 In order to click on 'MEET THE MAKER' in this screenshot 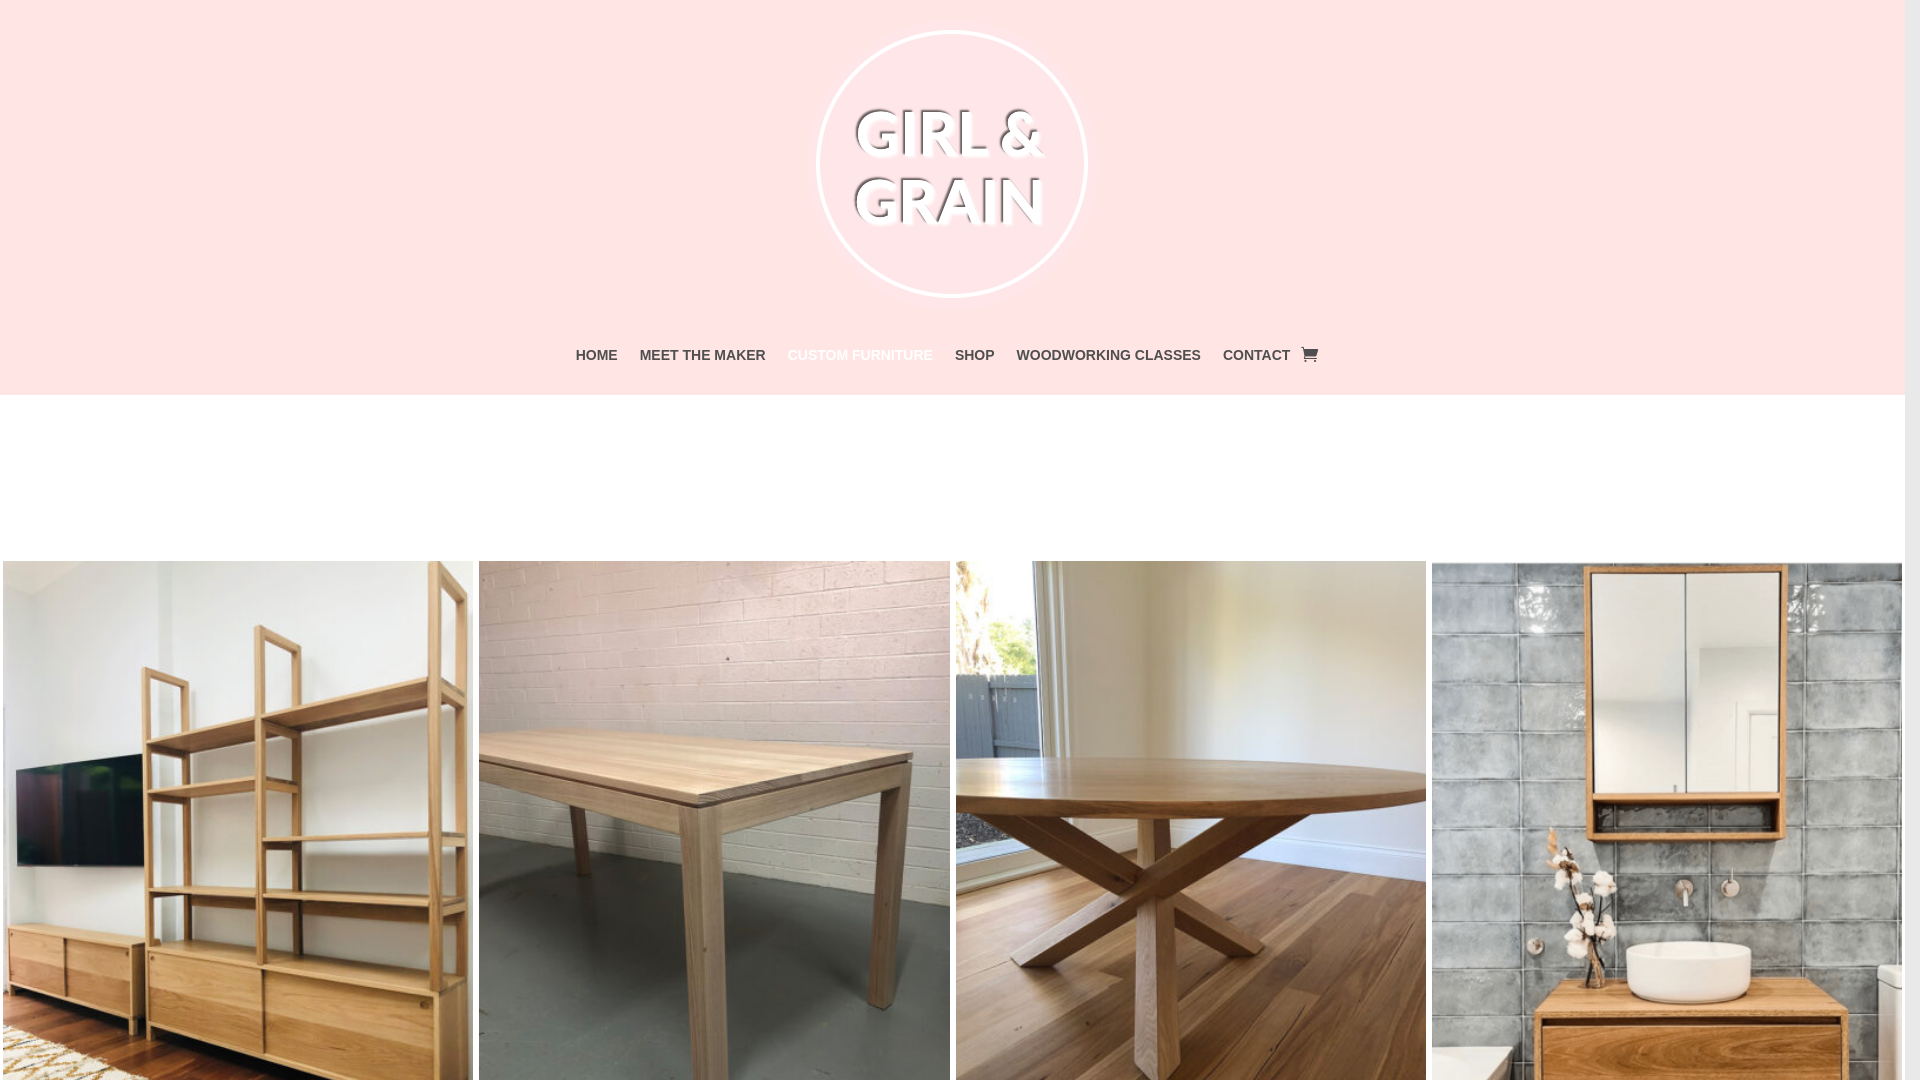, I will do `click(702, 357)`.